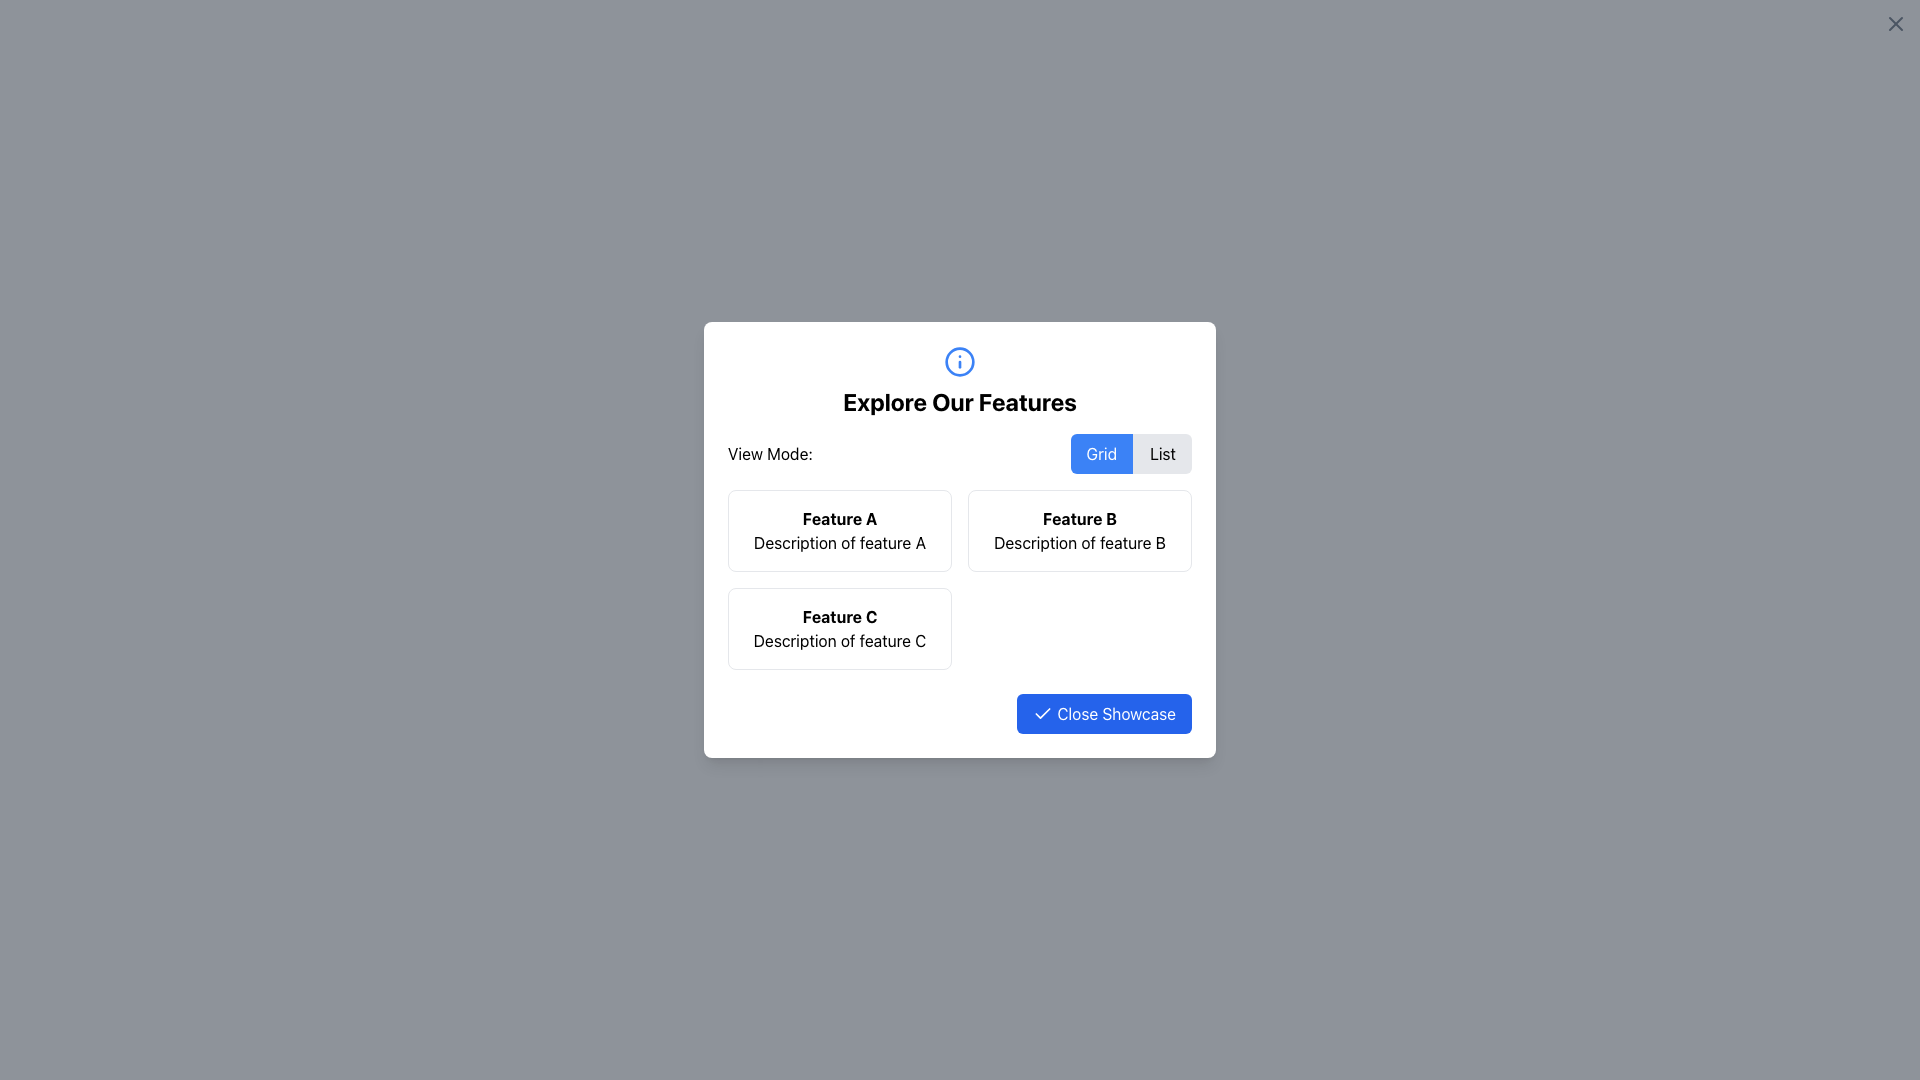 This screenshot has height=1080, width=1920. I want to click on the segmented control toggle buttons for viewing modes 'Grid' and 'List', so click(1131, 454).